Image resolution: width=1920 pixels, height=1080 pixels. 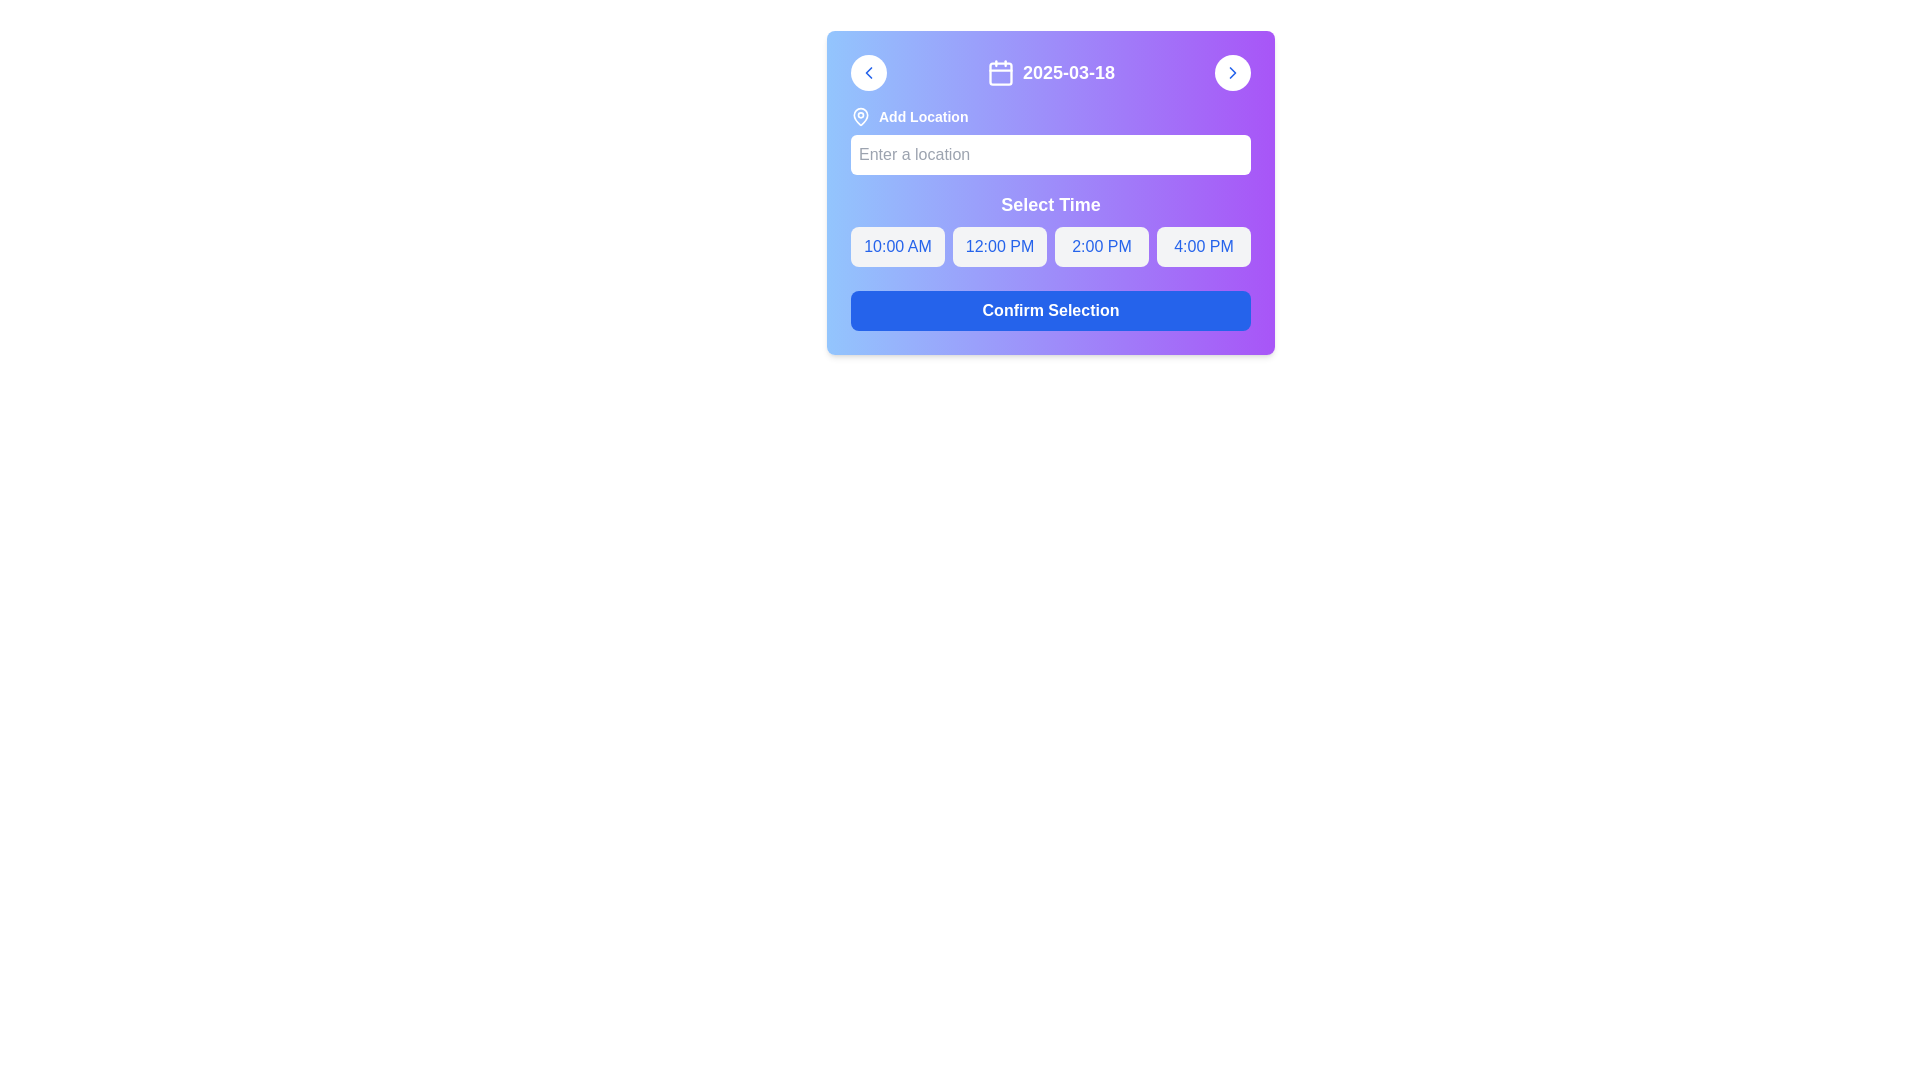 I want to click on the map pin icon located to the left of the 'Add Location' text in the modal, which is styled with a minimalistic line-art design, so click(x=860, y=116).